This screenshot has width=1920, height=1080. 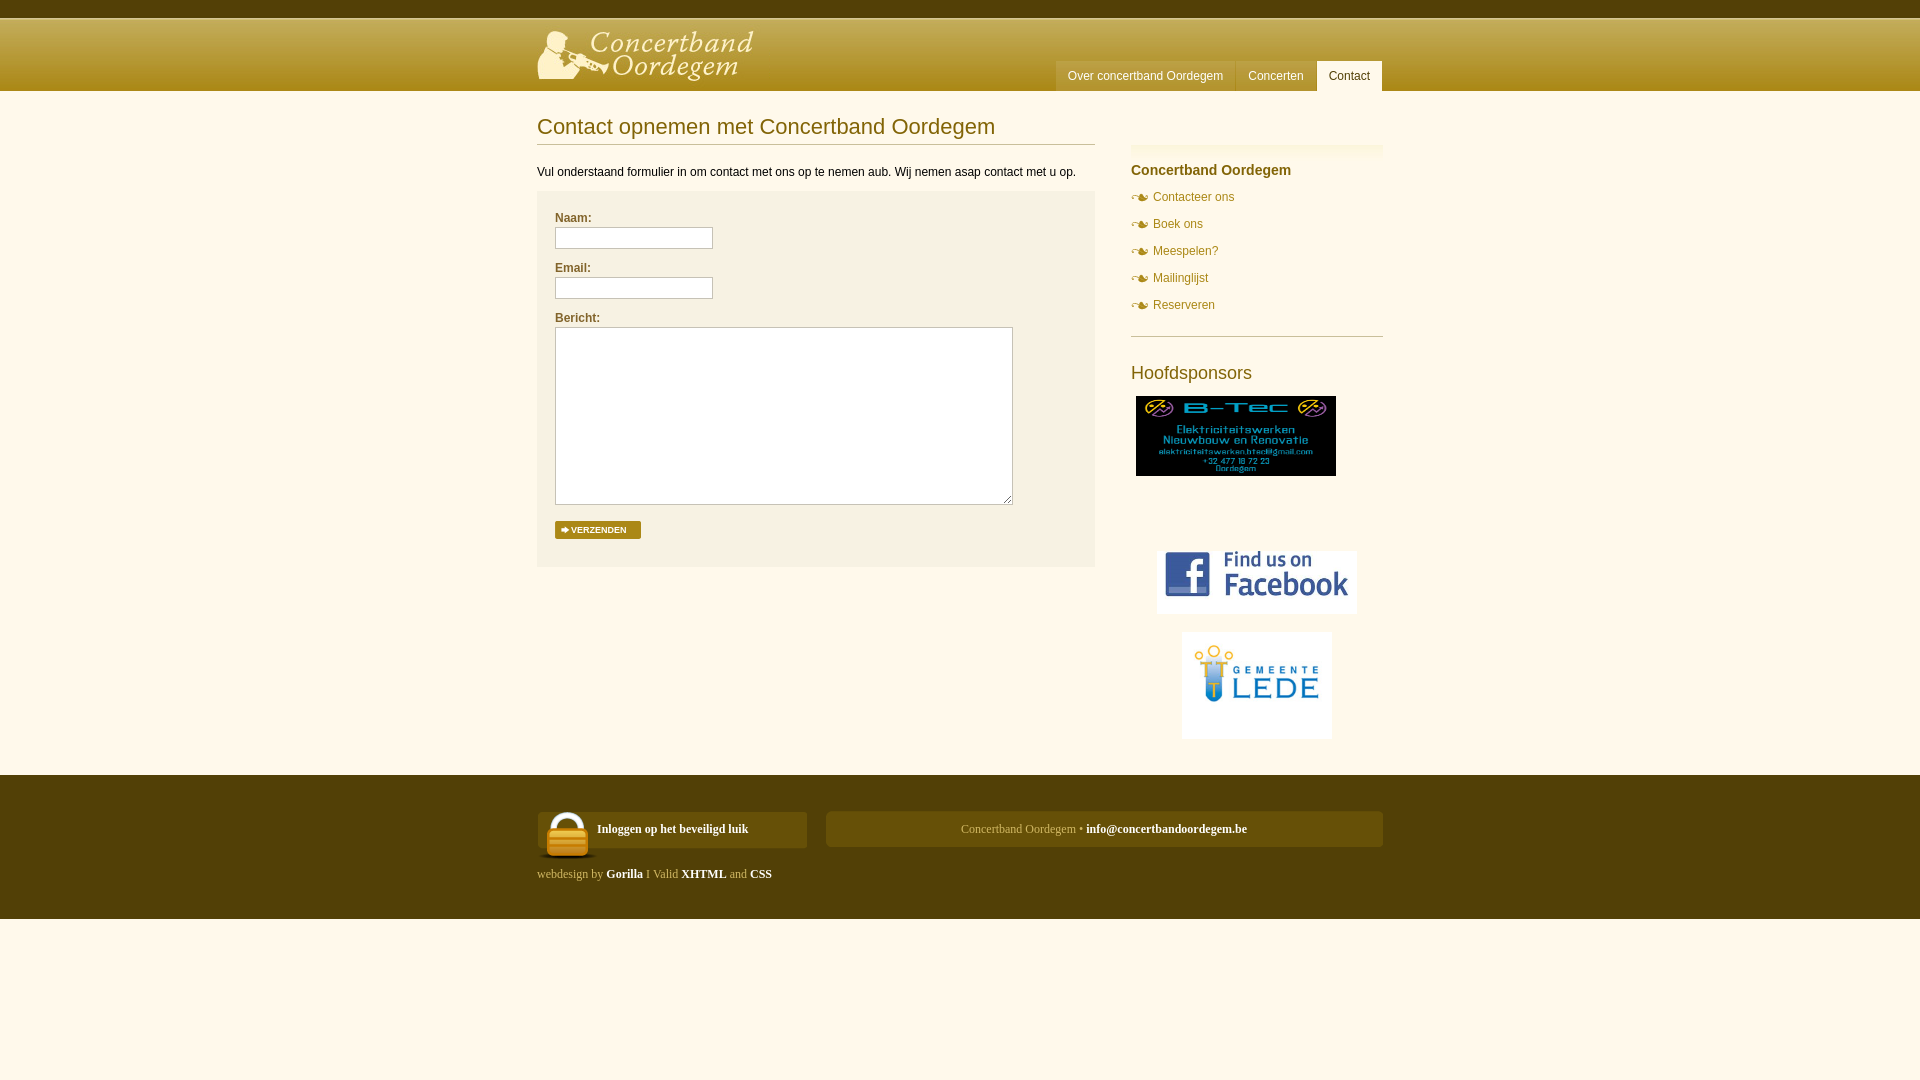 I want to click on 'Vul uw naam in', so click(x=632, y=237).